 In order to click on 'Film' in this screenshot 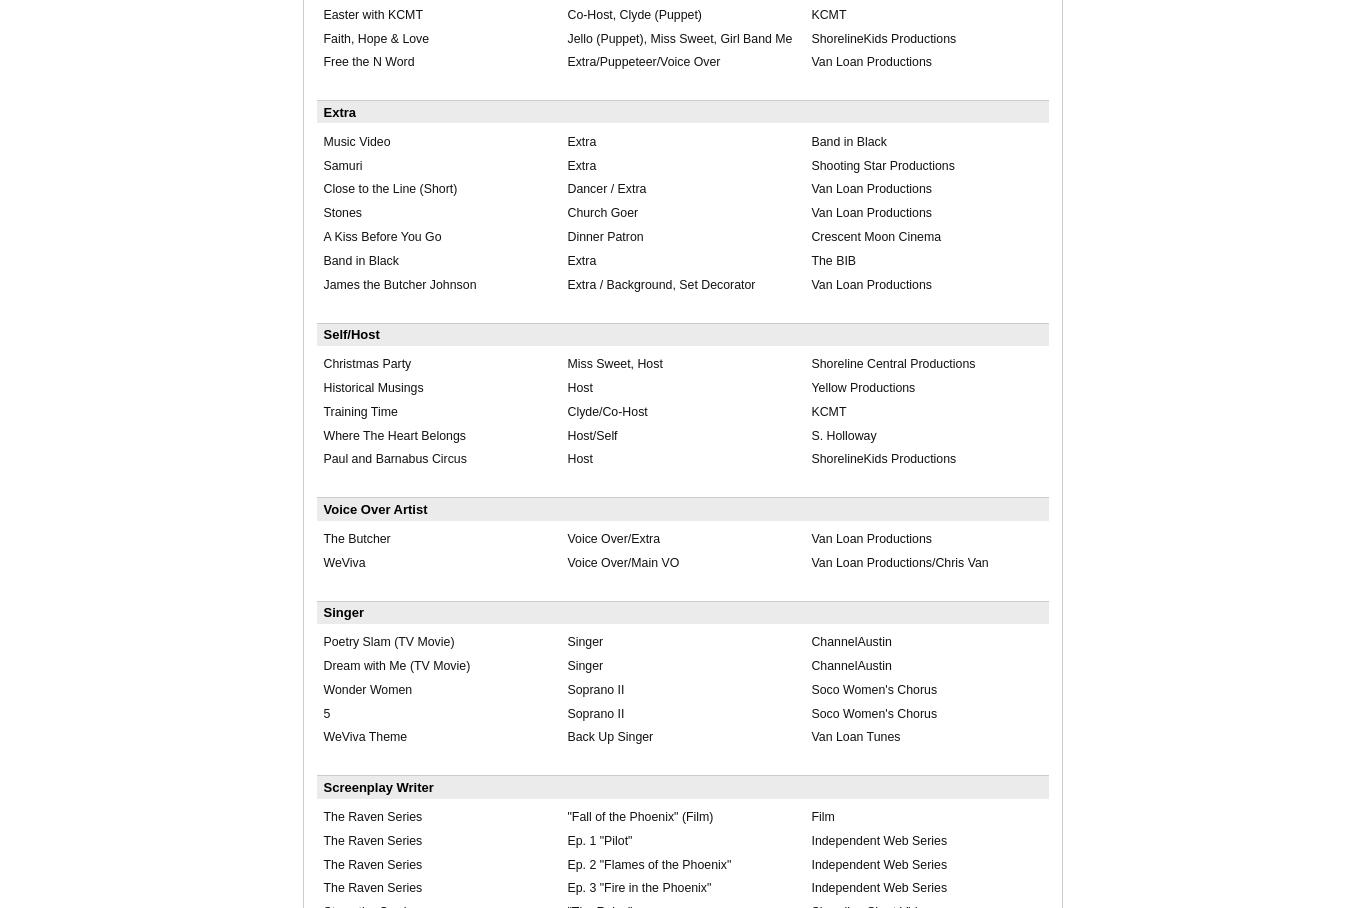, I will do `click(809, 816)`.